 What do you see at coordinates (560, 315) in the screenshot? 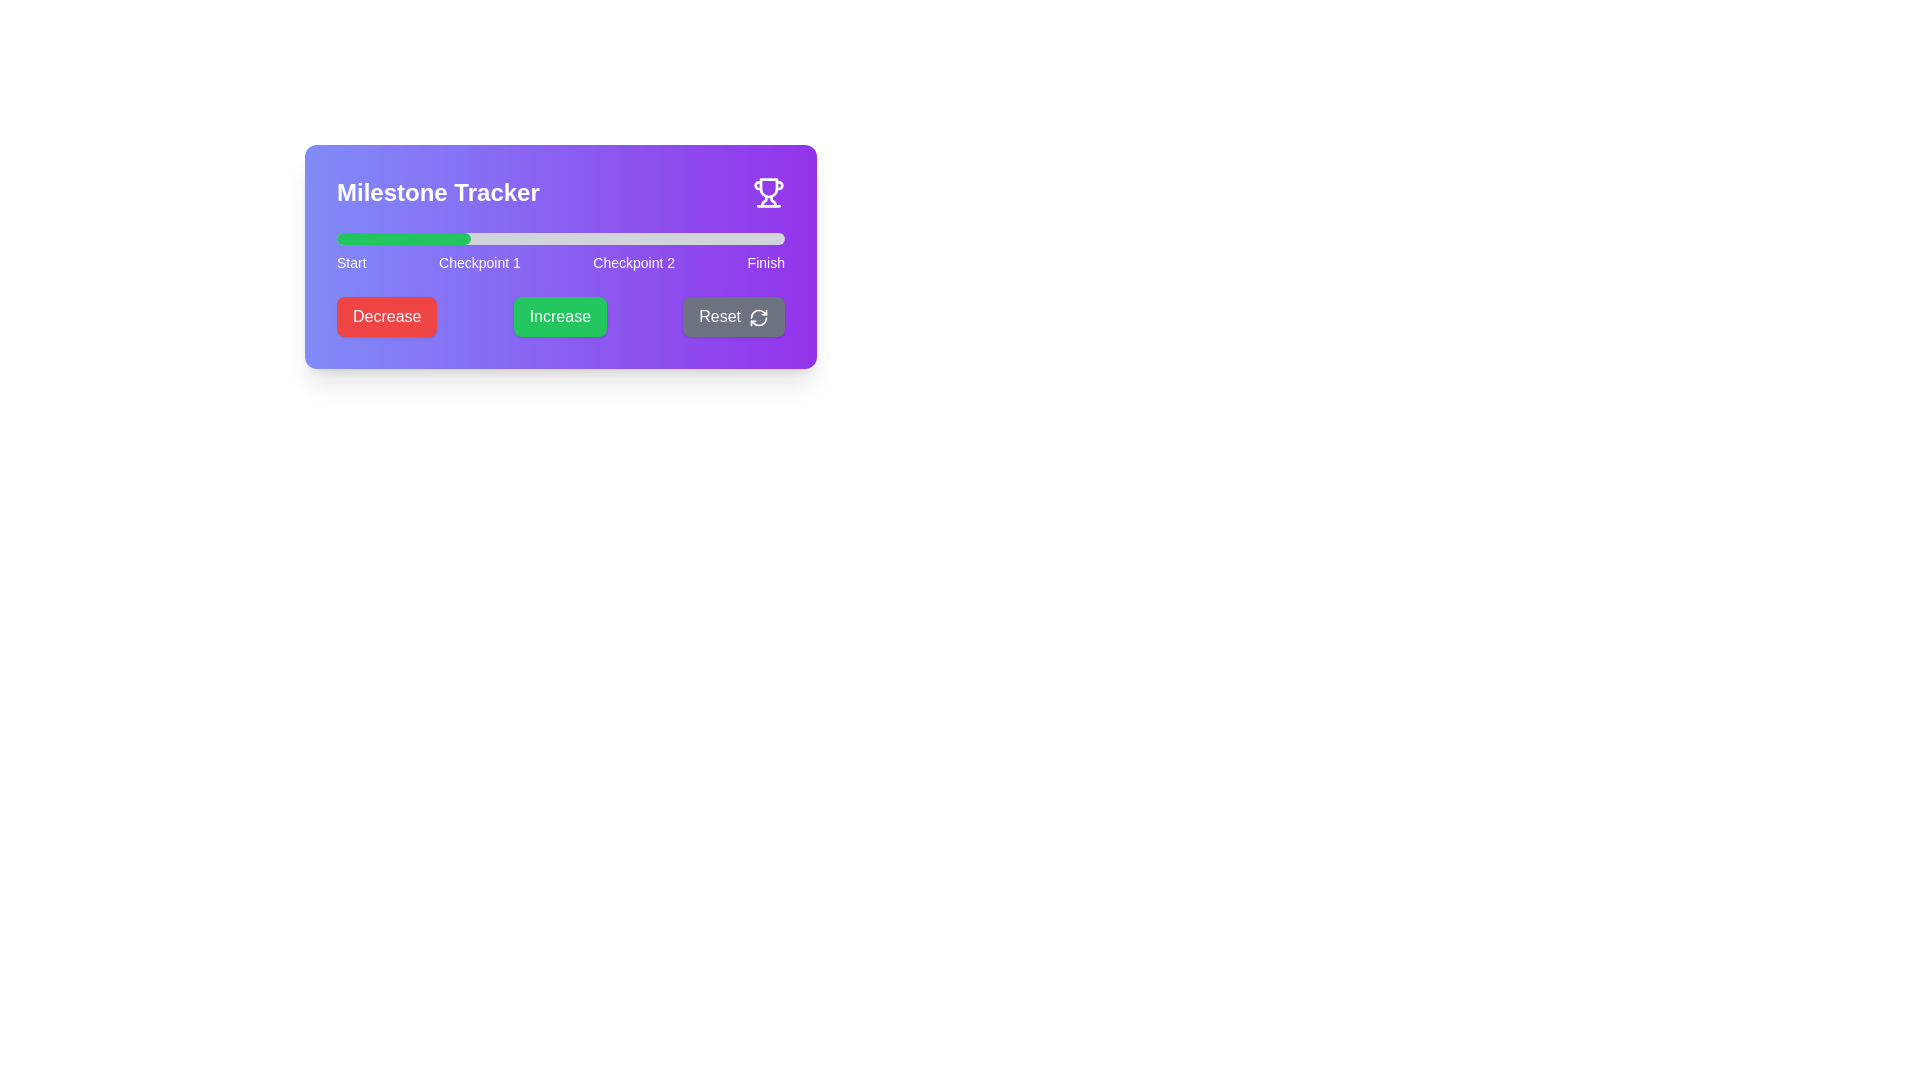
I see `the green 'Increase' button with rounded edges, located between the red 'Decrease' button and the gray 'Reset' button` at bounding box center [560, 315].